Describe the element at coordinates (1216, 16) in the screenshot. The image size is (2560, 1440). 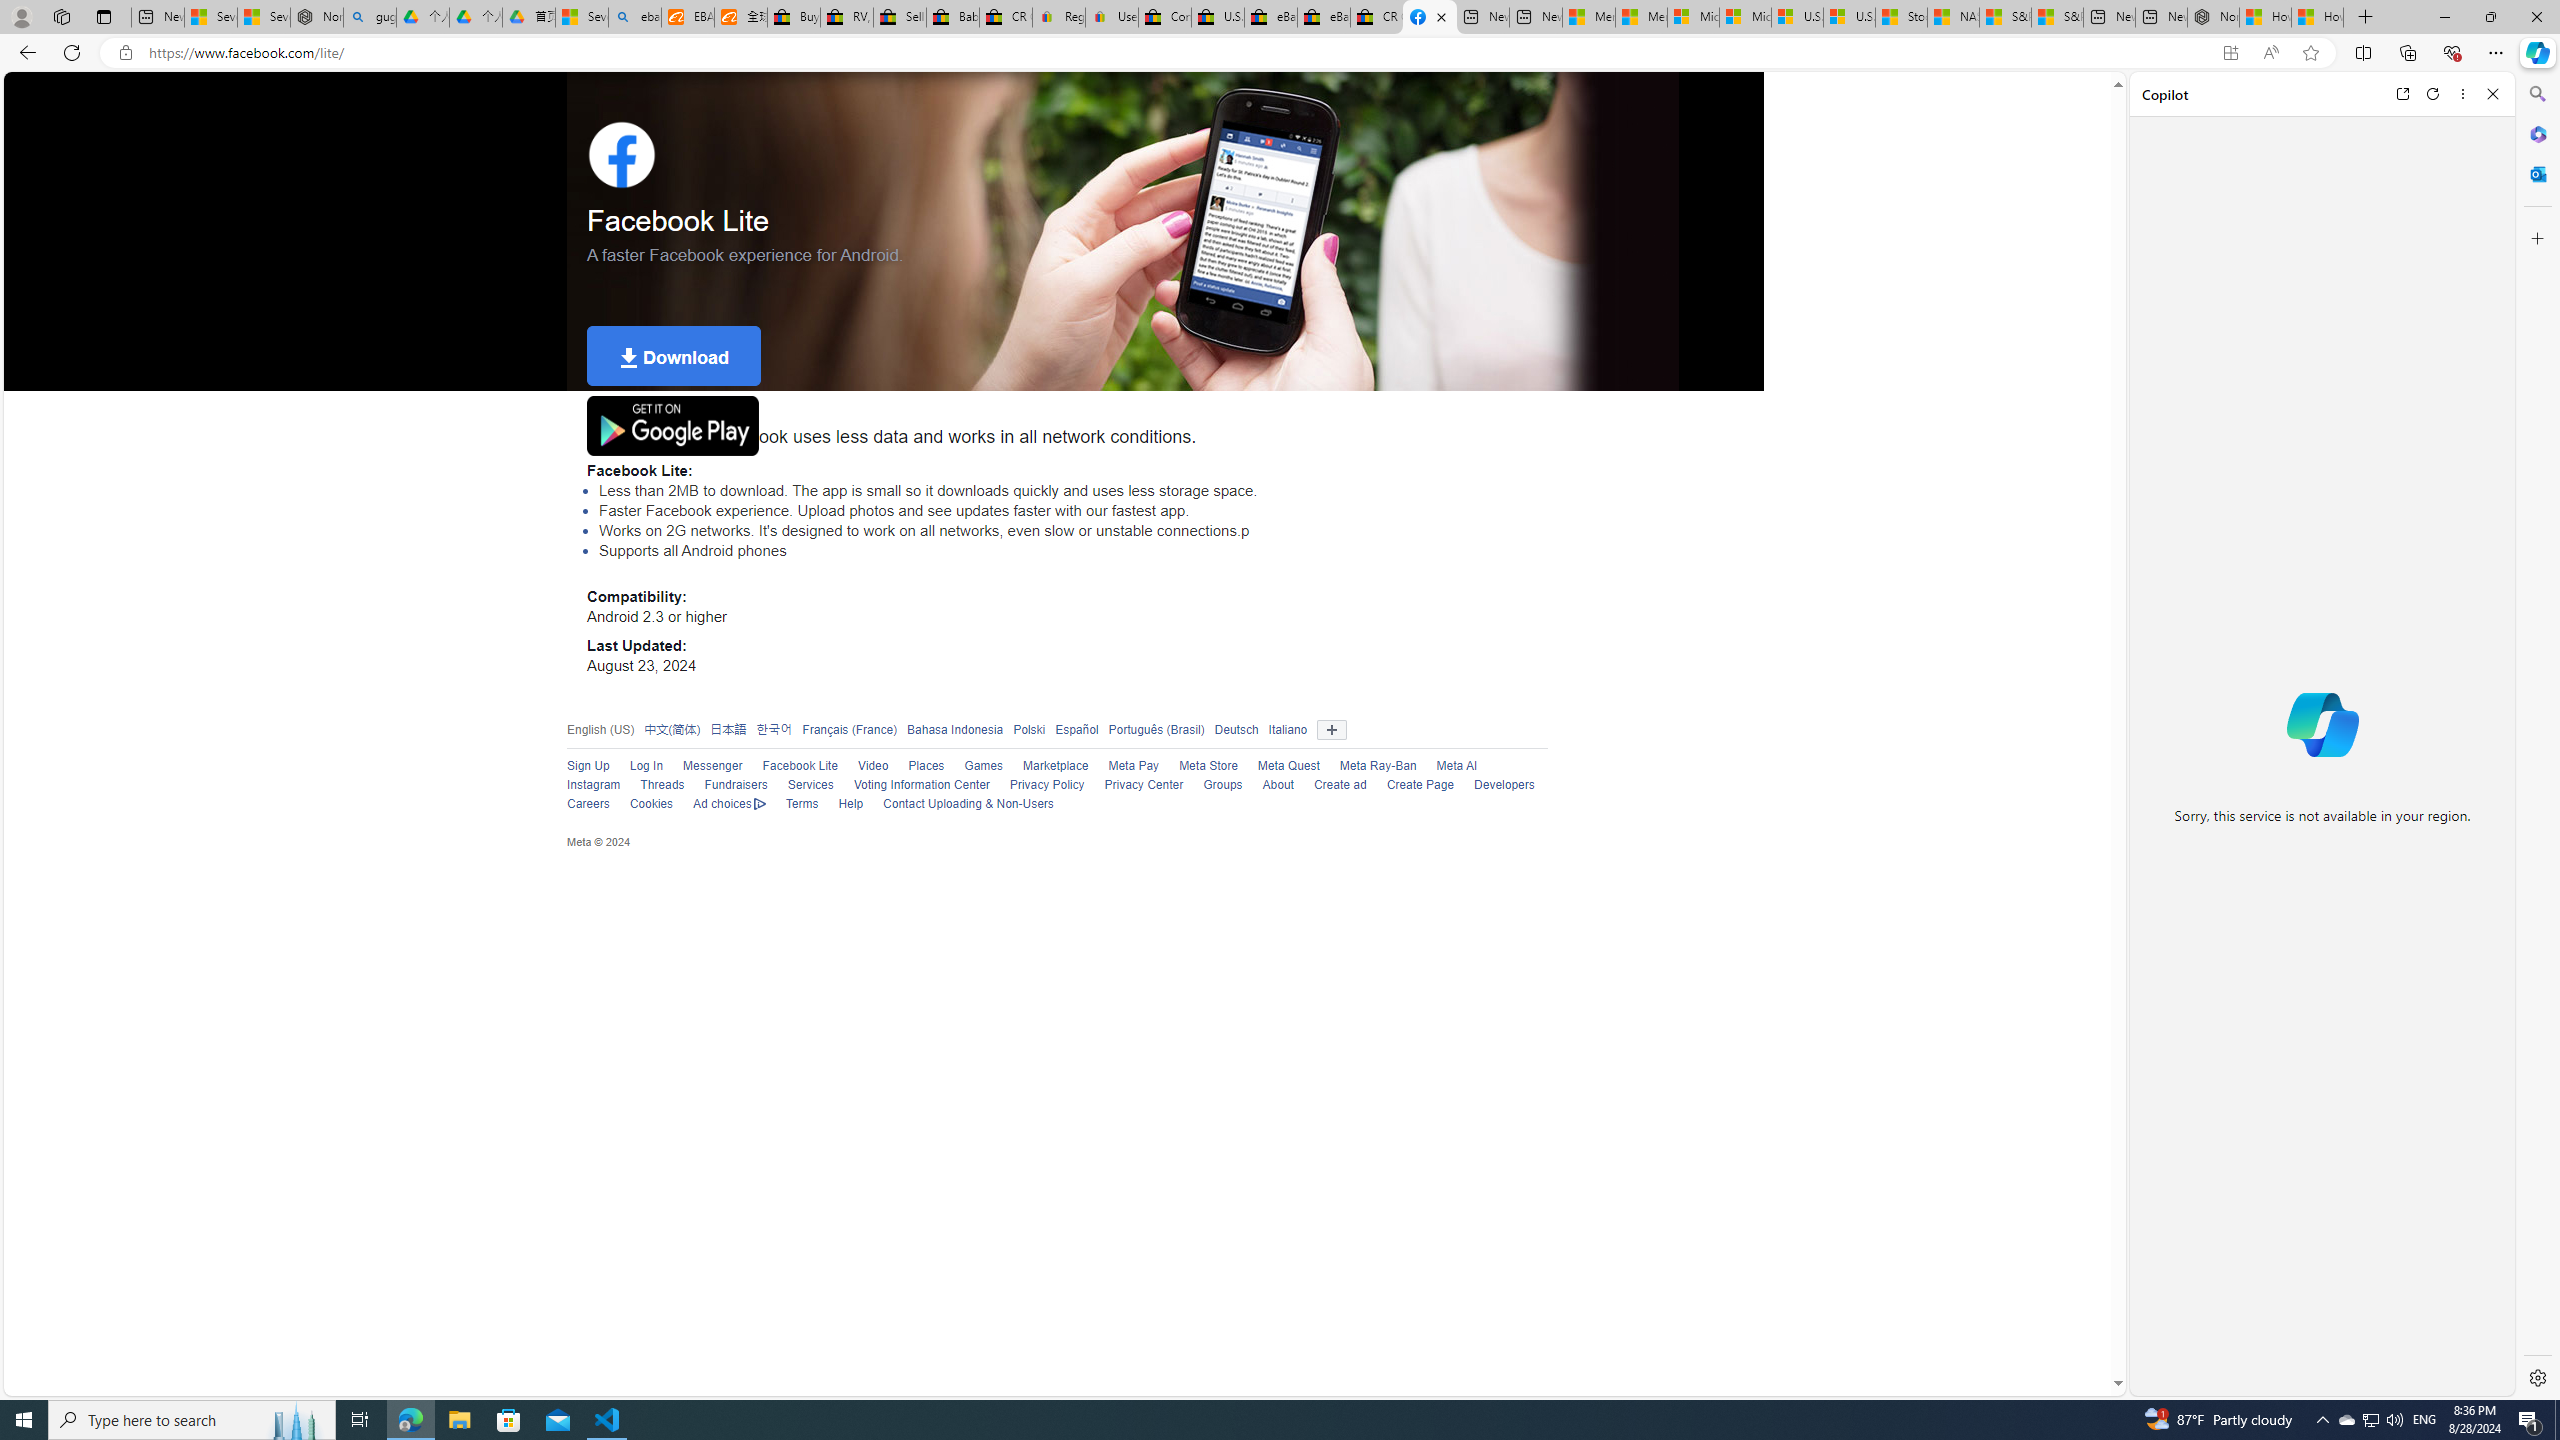
I see `'U.S. State Privacy Disclosures - eBay Inc.'` at that location.